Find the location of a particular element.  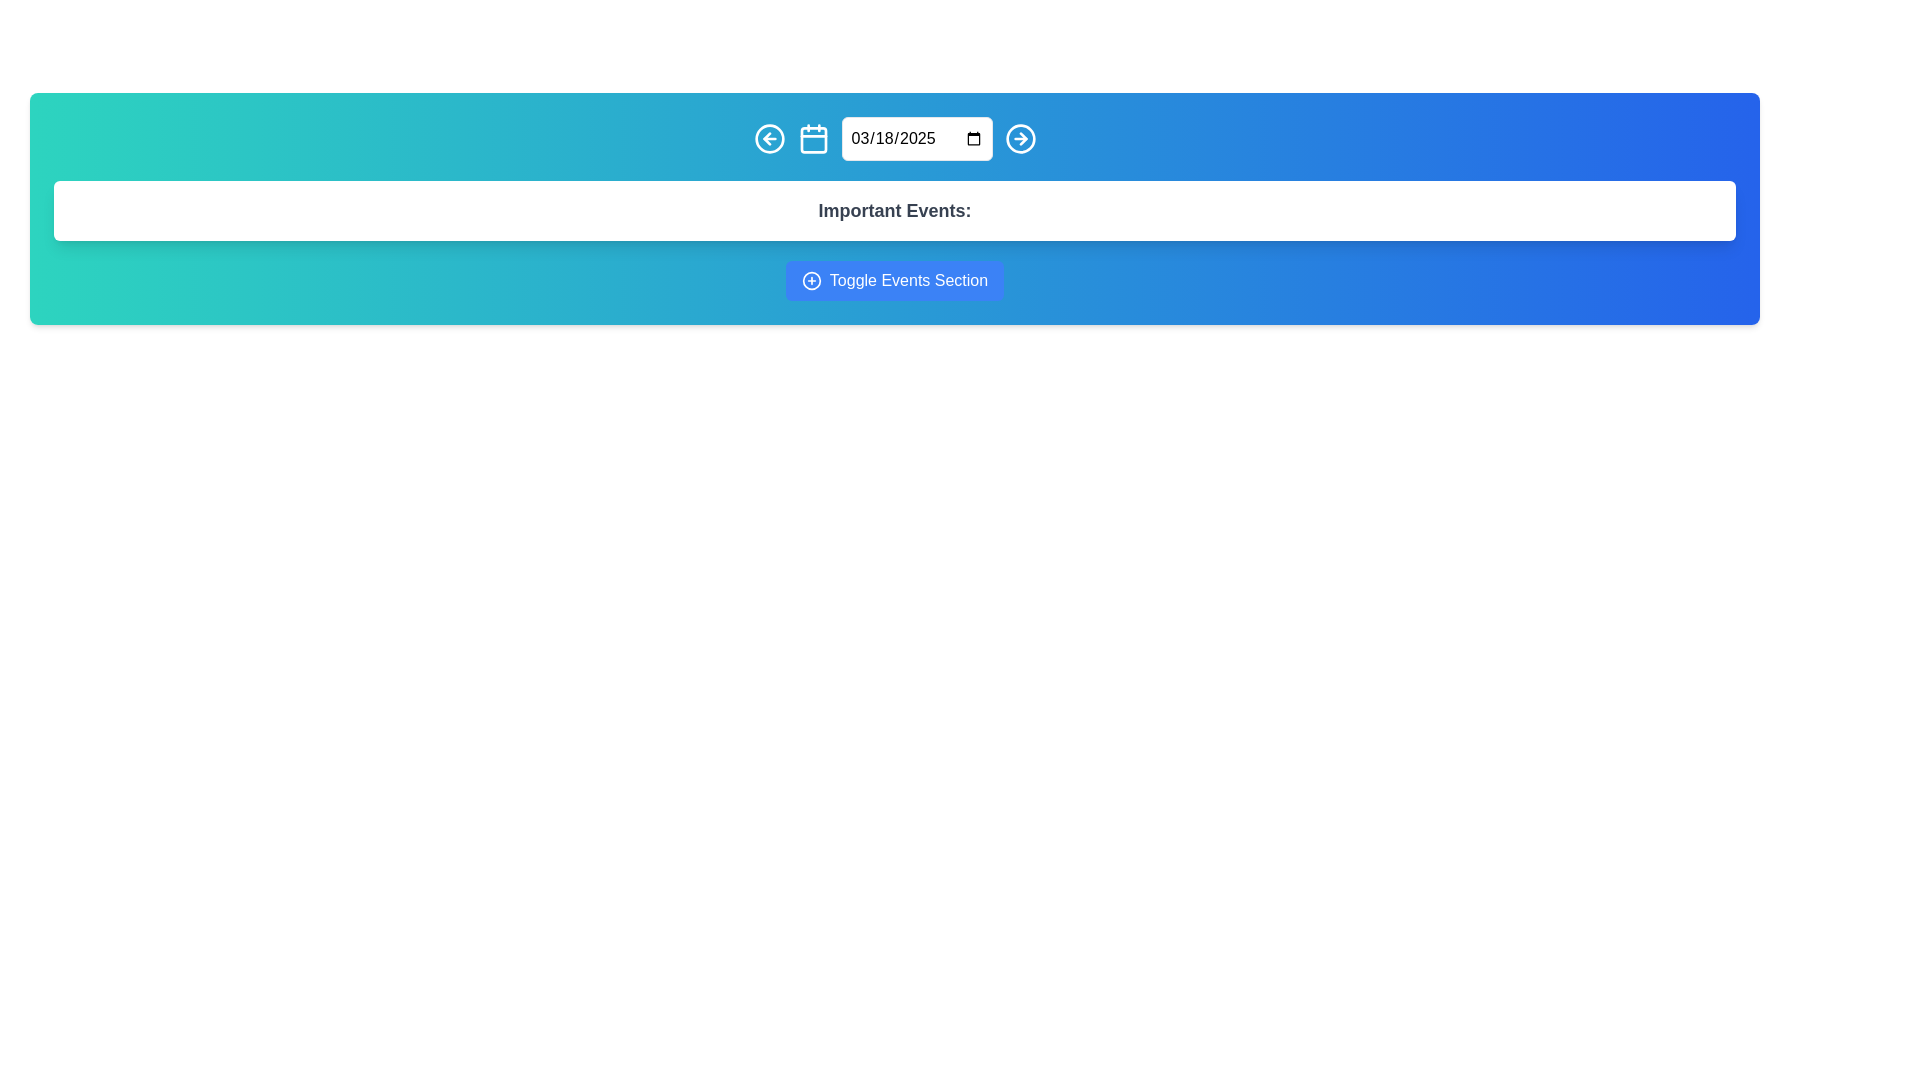

the circular boundary SVG element located in the top-right corner of the navigation bar is located at coordinates (1020, 137).